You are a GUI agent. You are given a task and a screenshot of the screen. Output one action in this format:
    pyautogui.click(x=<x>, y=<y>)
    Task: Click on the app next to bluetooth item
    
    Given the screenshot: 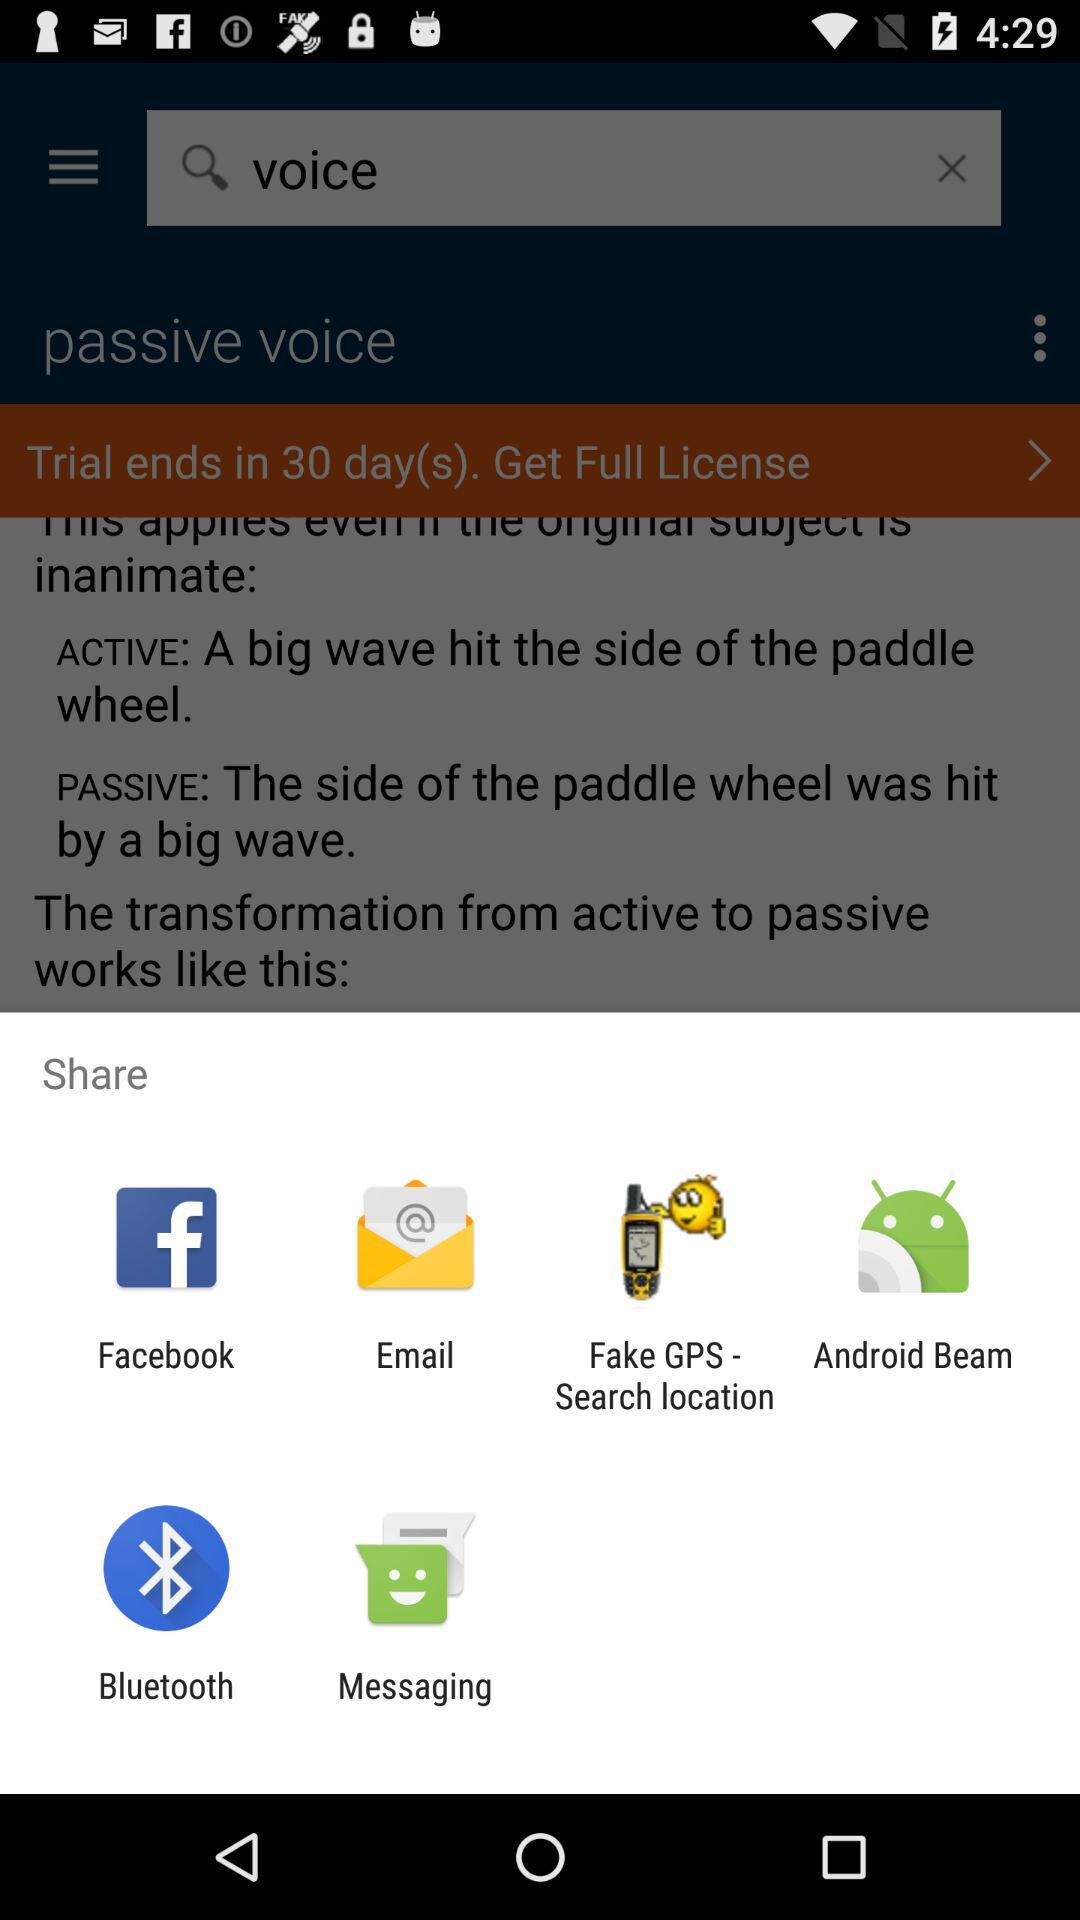 What is the action you would take?
    pyautogui.click(x=414, y=1705)
    